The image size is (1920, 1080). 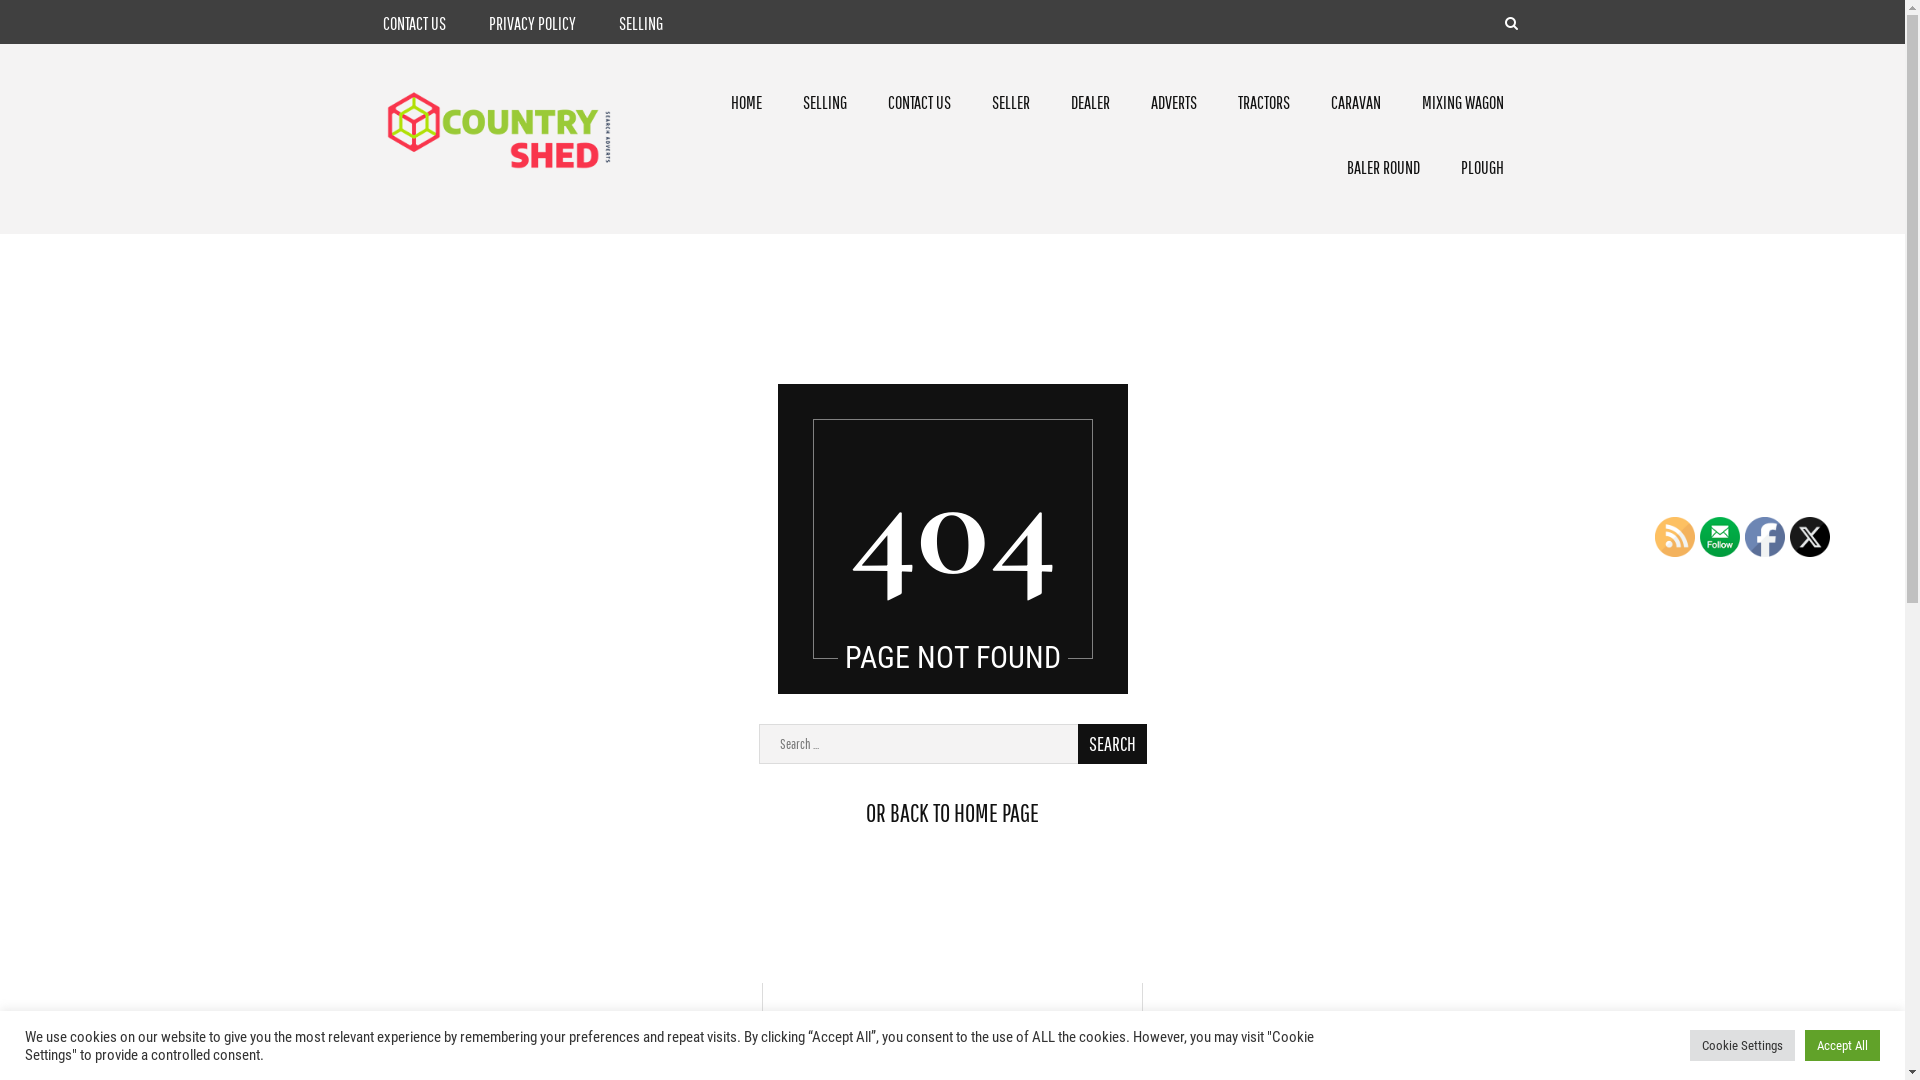 What do you see at coordinates (1462, 102) in the screenshot?
I see `'MIXING WAGON'` at bounding box center [1462, 102].